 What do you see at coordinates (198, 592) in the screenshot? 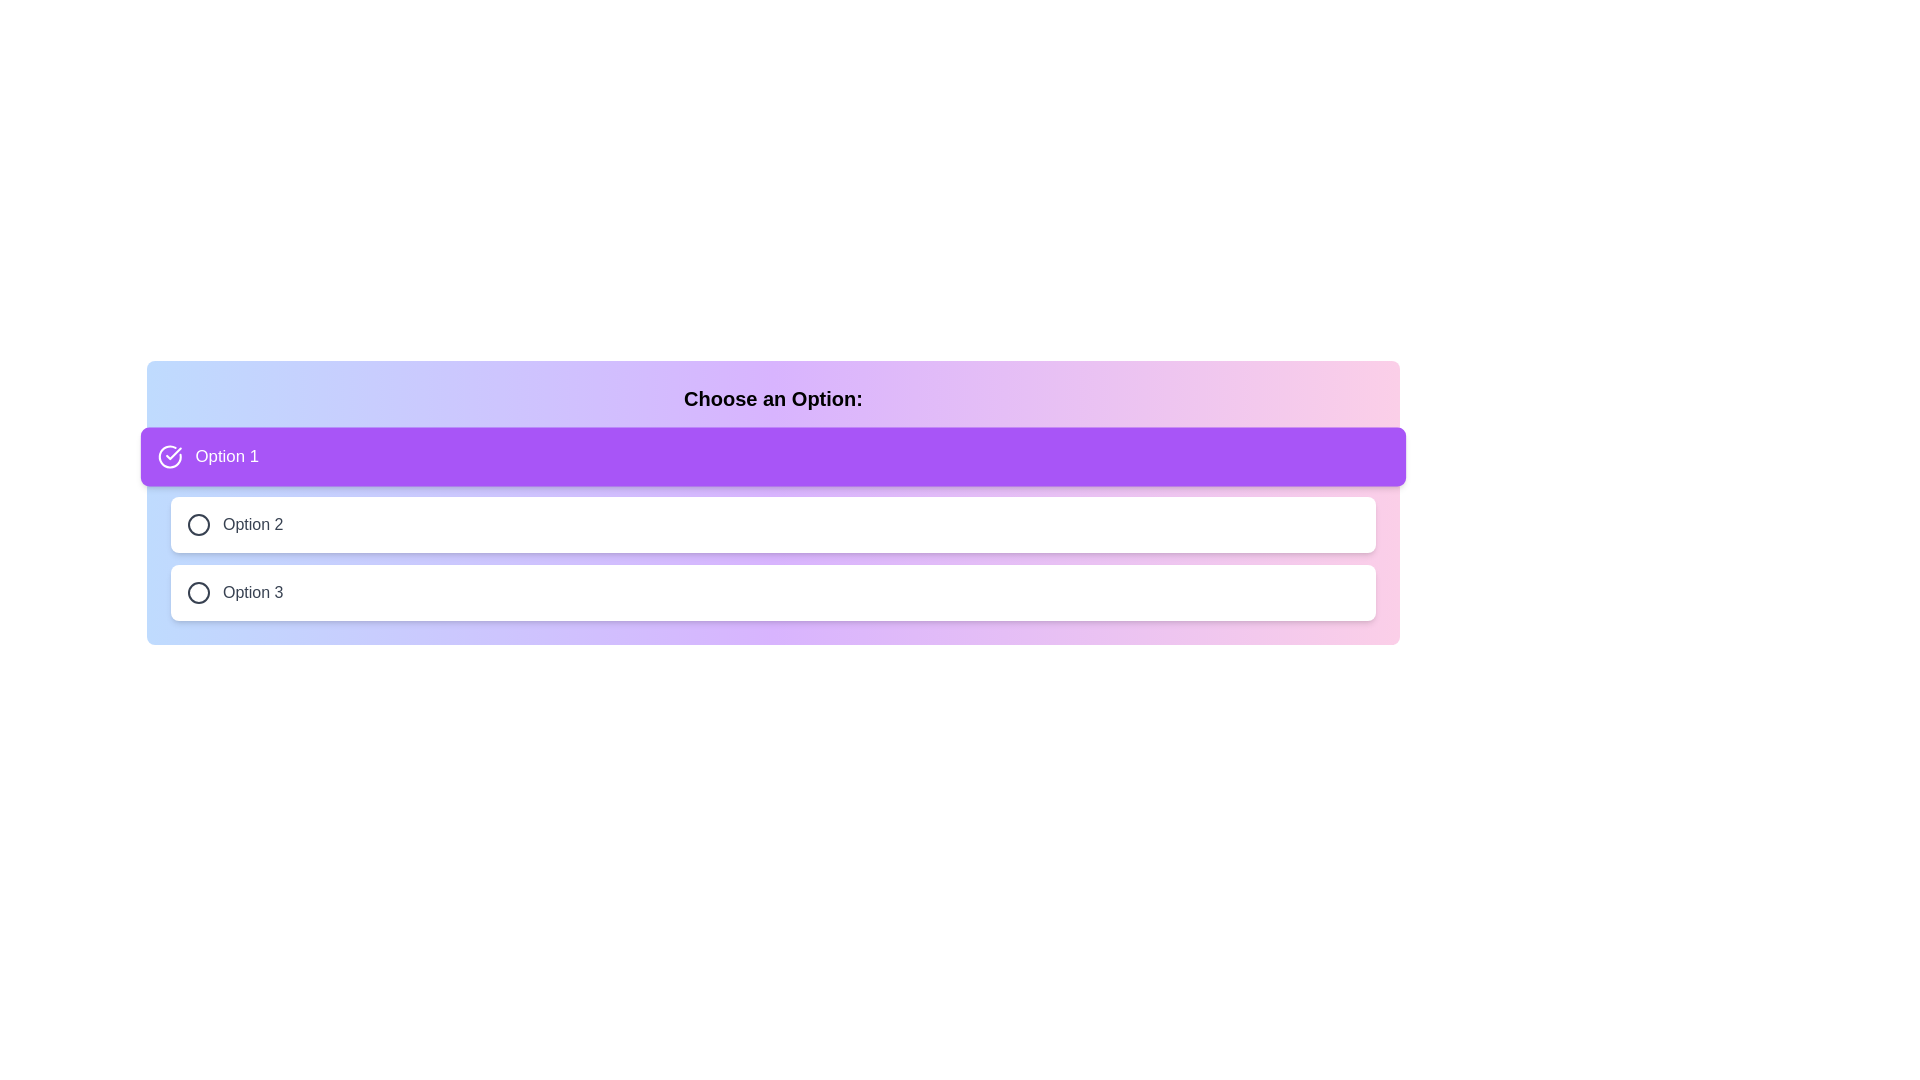
I see `the circular radio button indicator for 'Option 3'` at bounding box center [198, 592].